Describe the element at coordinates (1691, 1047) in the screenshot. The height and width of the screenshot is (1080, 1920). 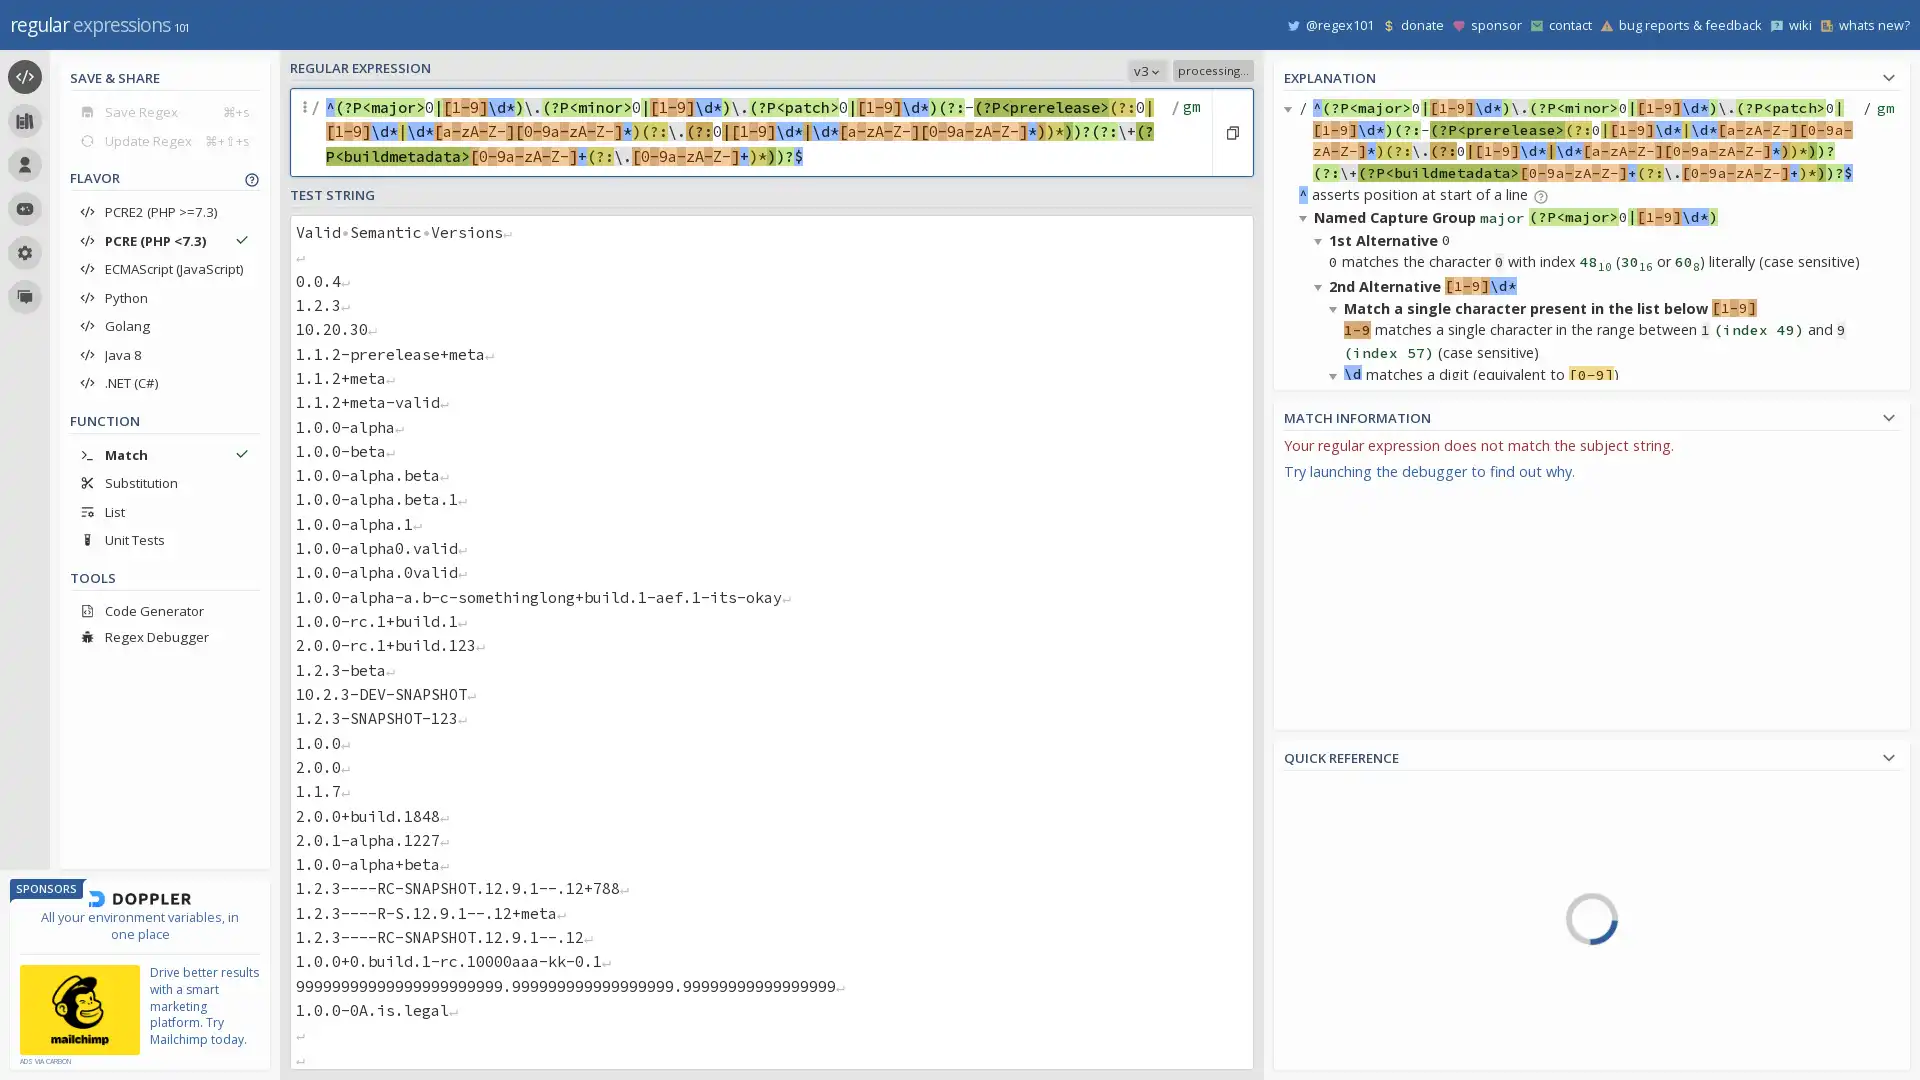
I see `Any digit \d` at that location.